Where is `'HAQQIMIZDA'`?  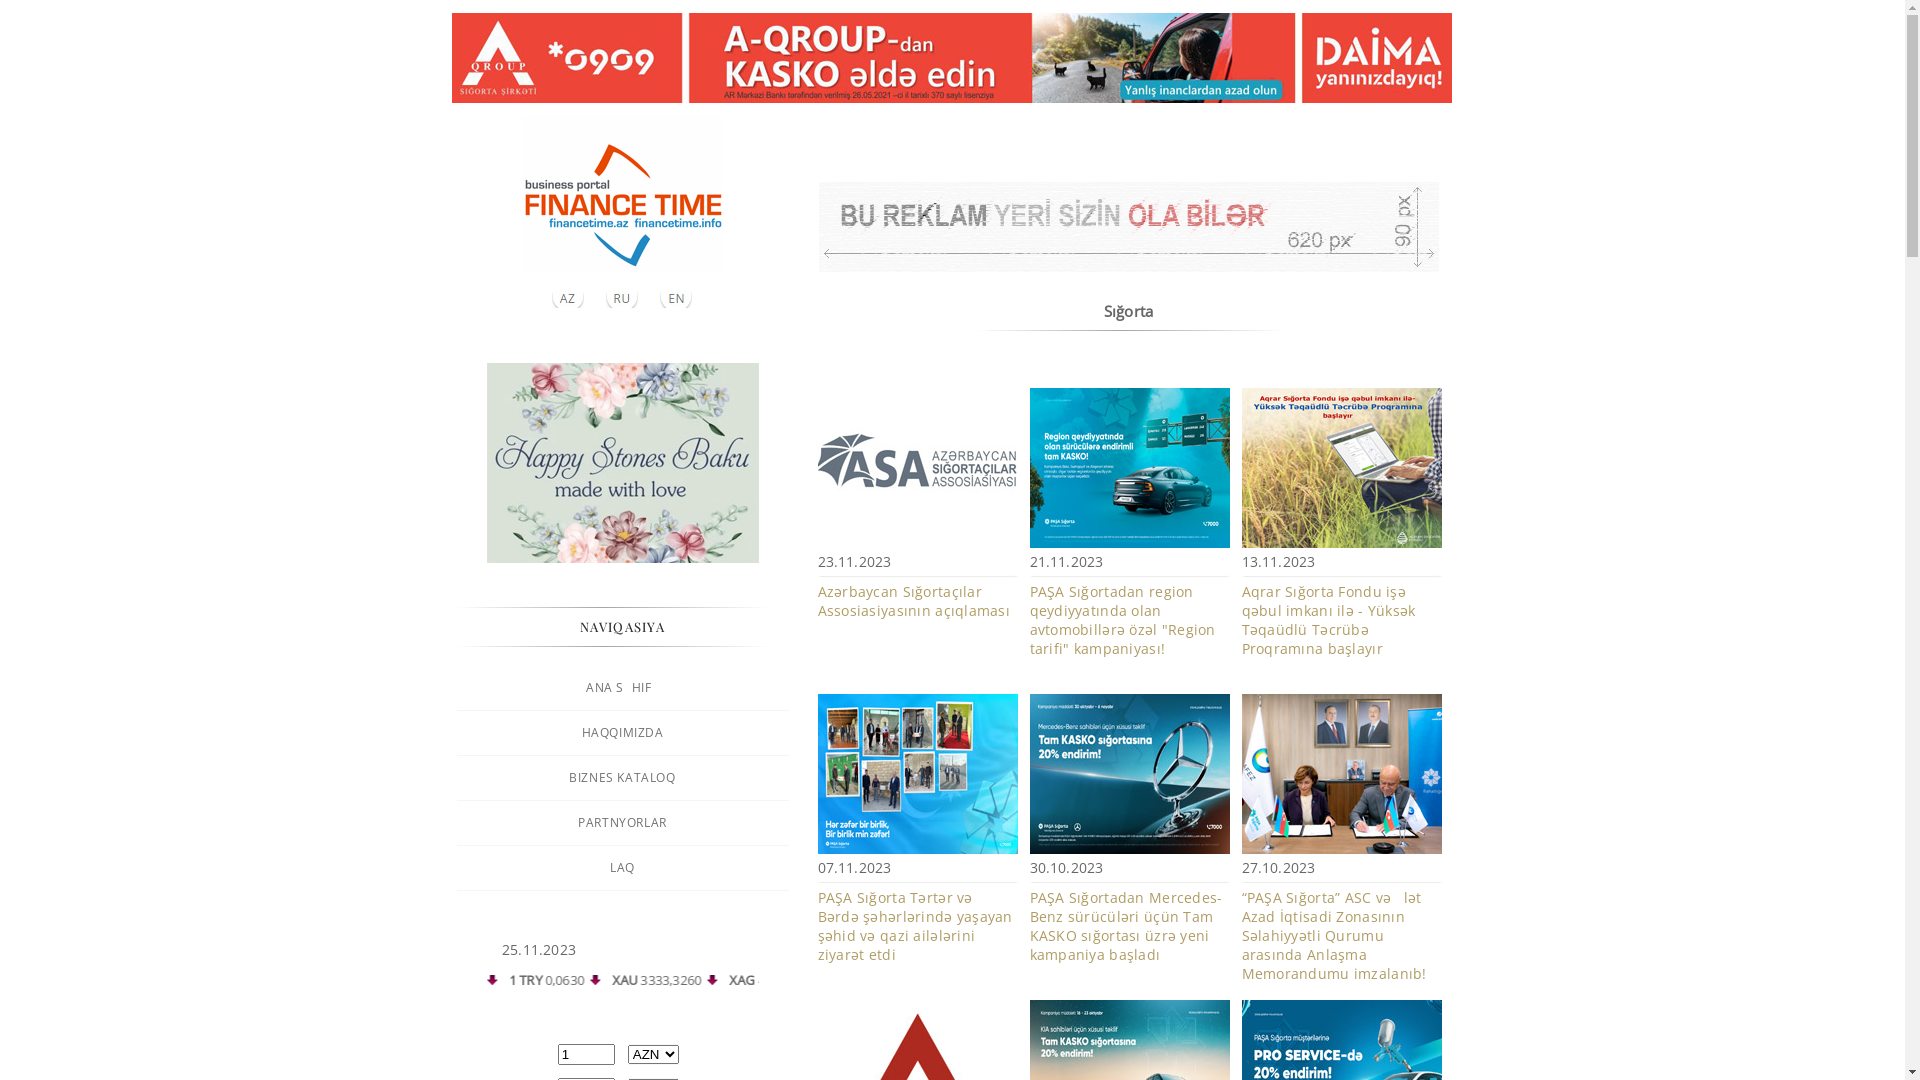
'HAQQIMIZDA' is located at coordinates (621, 732).